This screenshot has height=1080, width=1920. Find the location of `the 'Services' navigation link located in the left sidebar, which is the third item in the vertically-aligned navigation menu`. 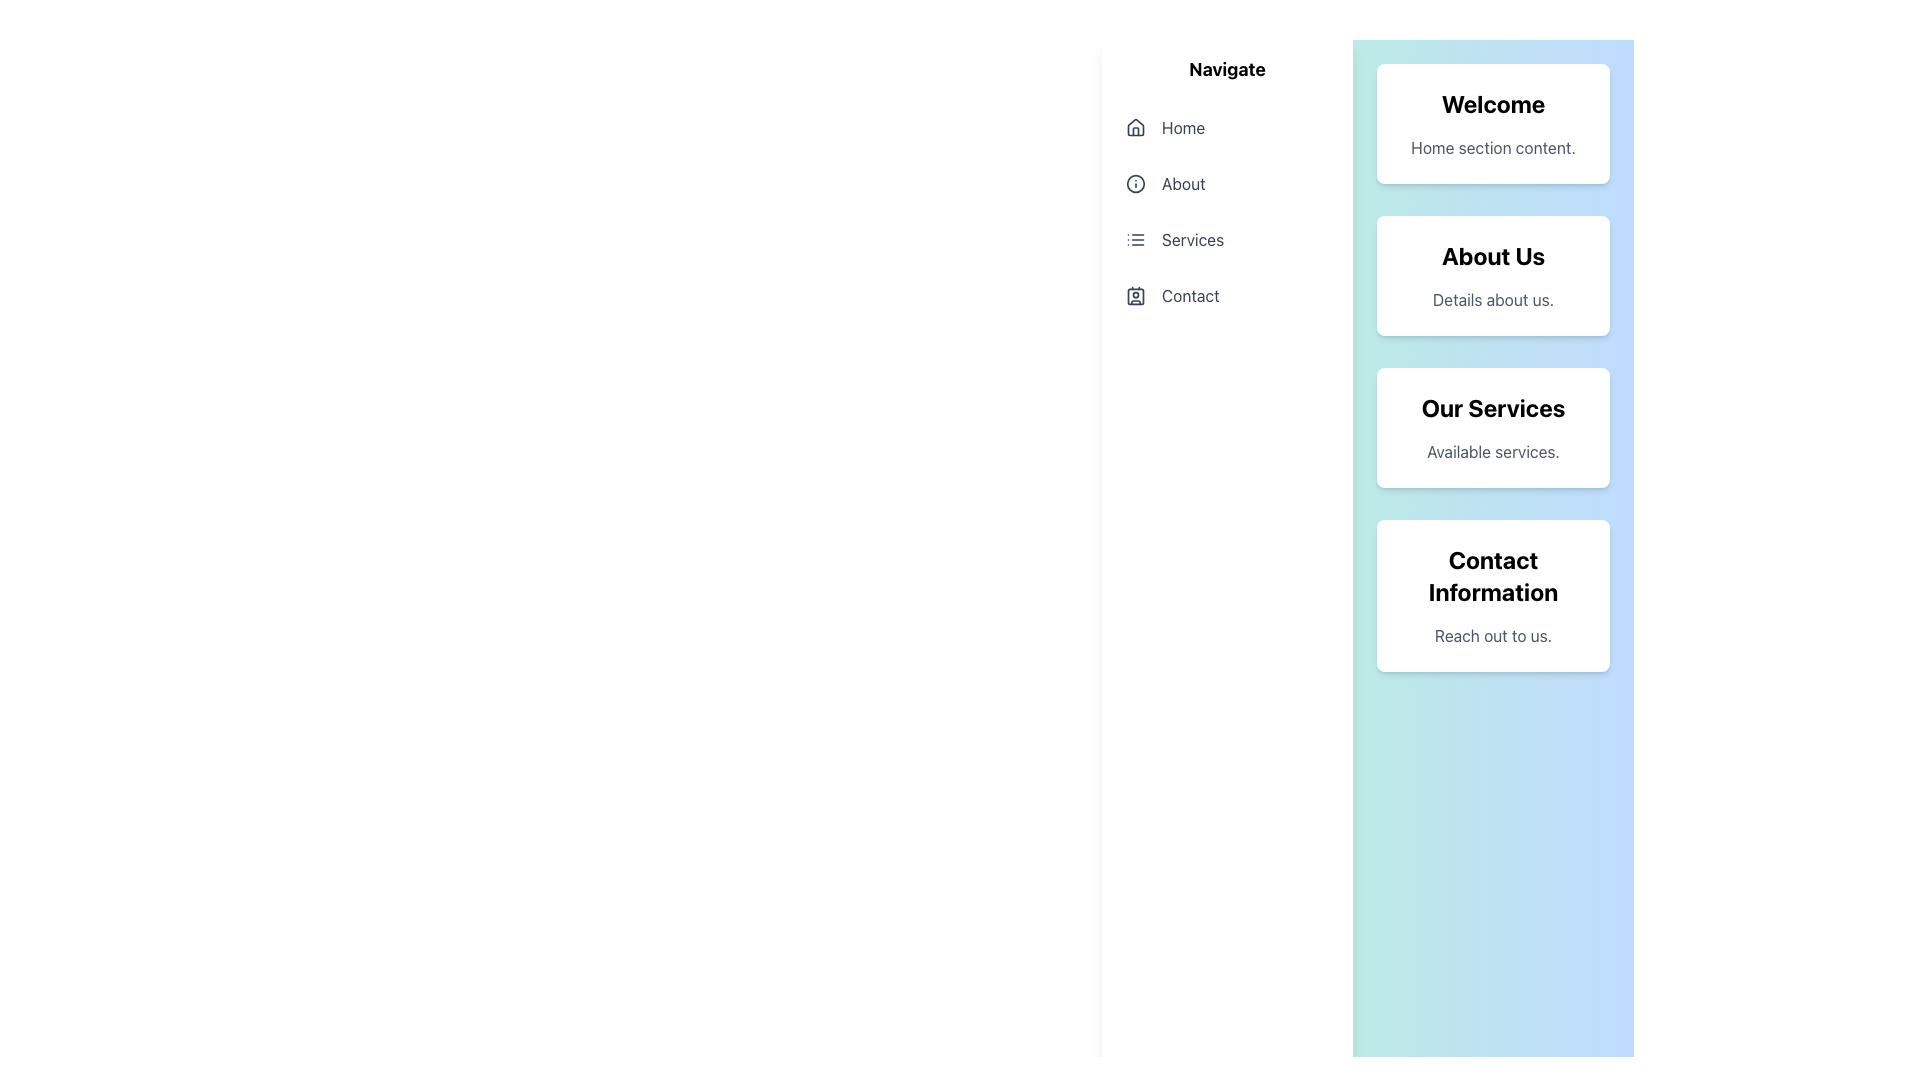

the 'Services' navigation link located in the left sidebar, which is the third item in the vertically-aligned navigation menu is located at coordinates (1226, 238).